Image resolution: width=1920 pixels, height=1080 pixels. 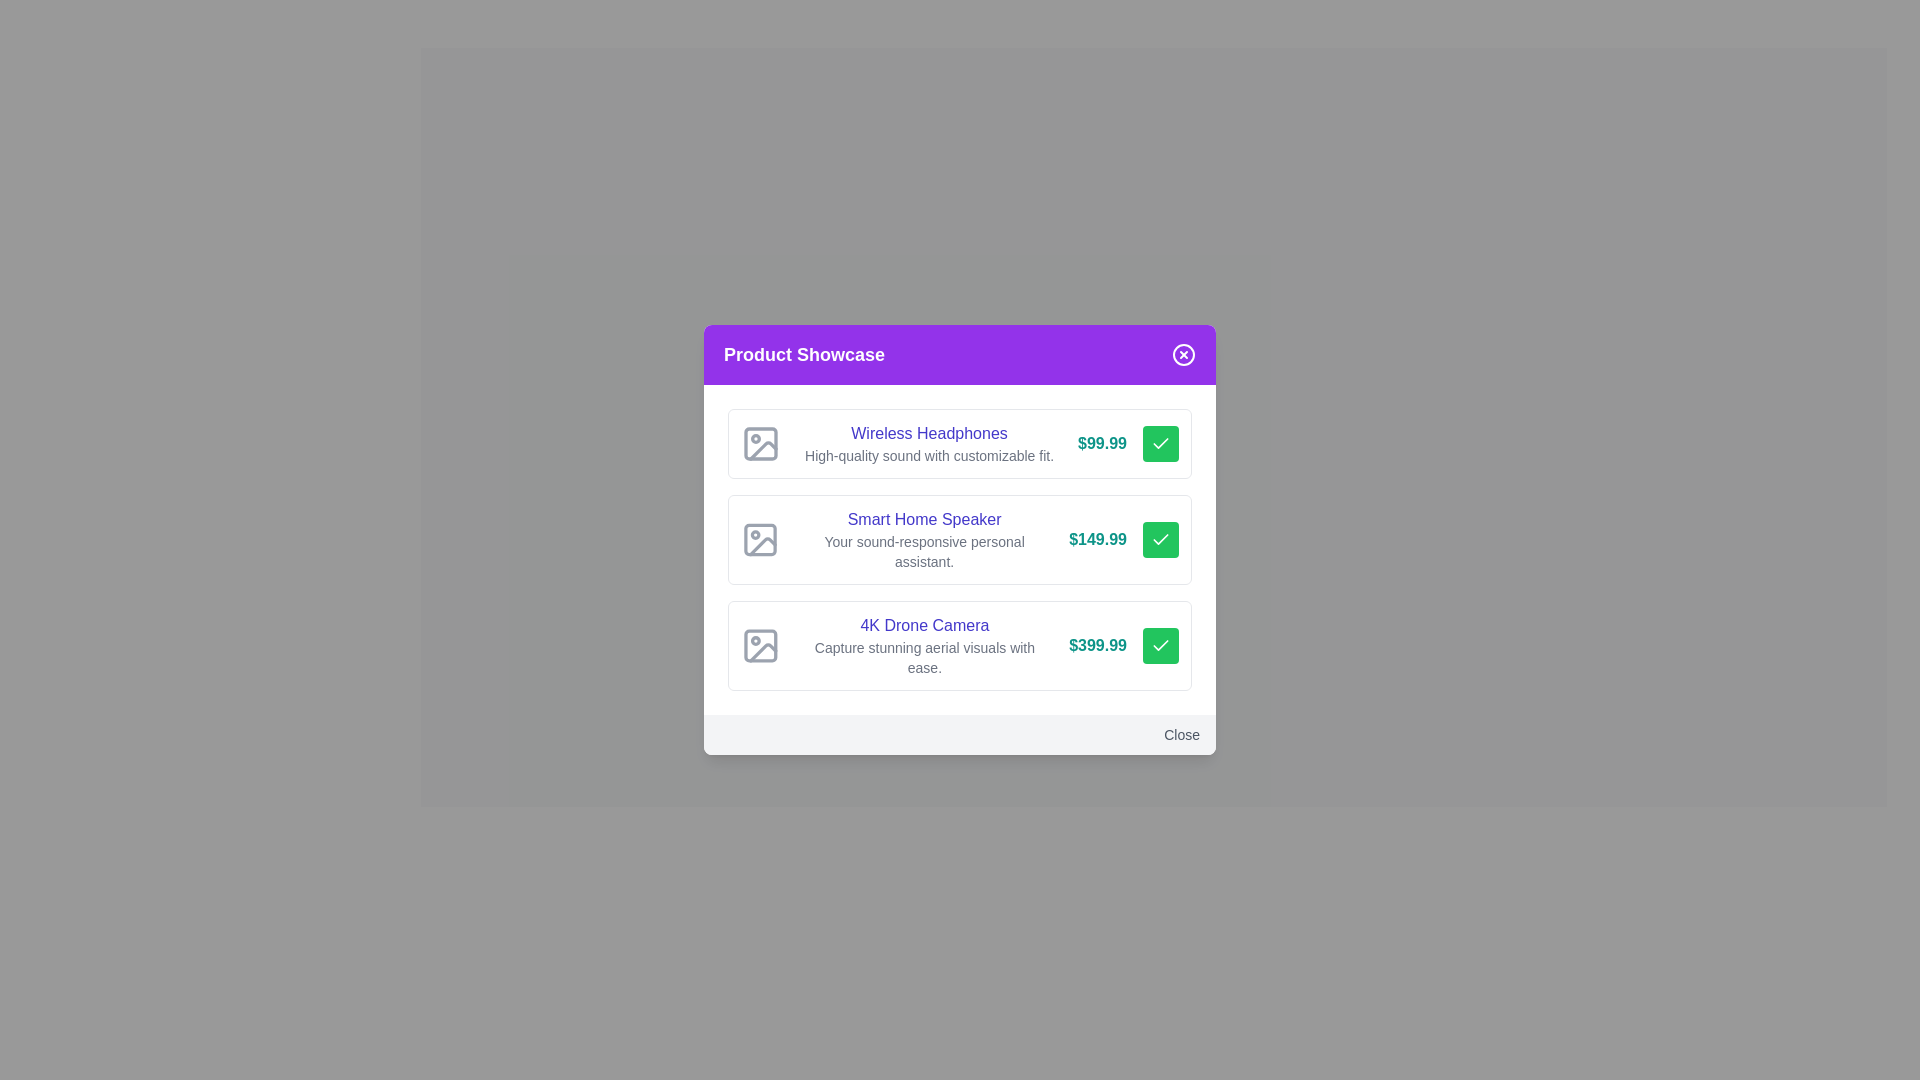 I want to click on the 'Close' text button located in the bottom-right corner of the footer section, so click(x=1182, y=735).